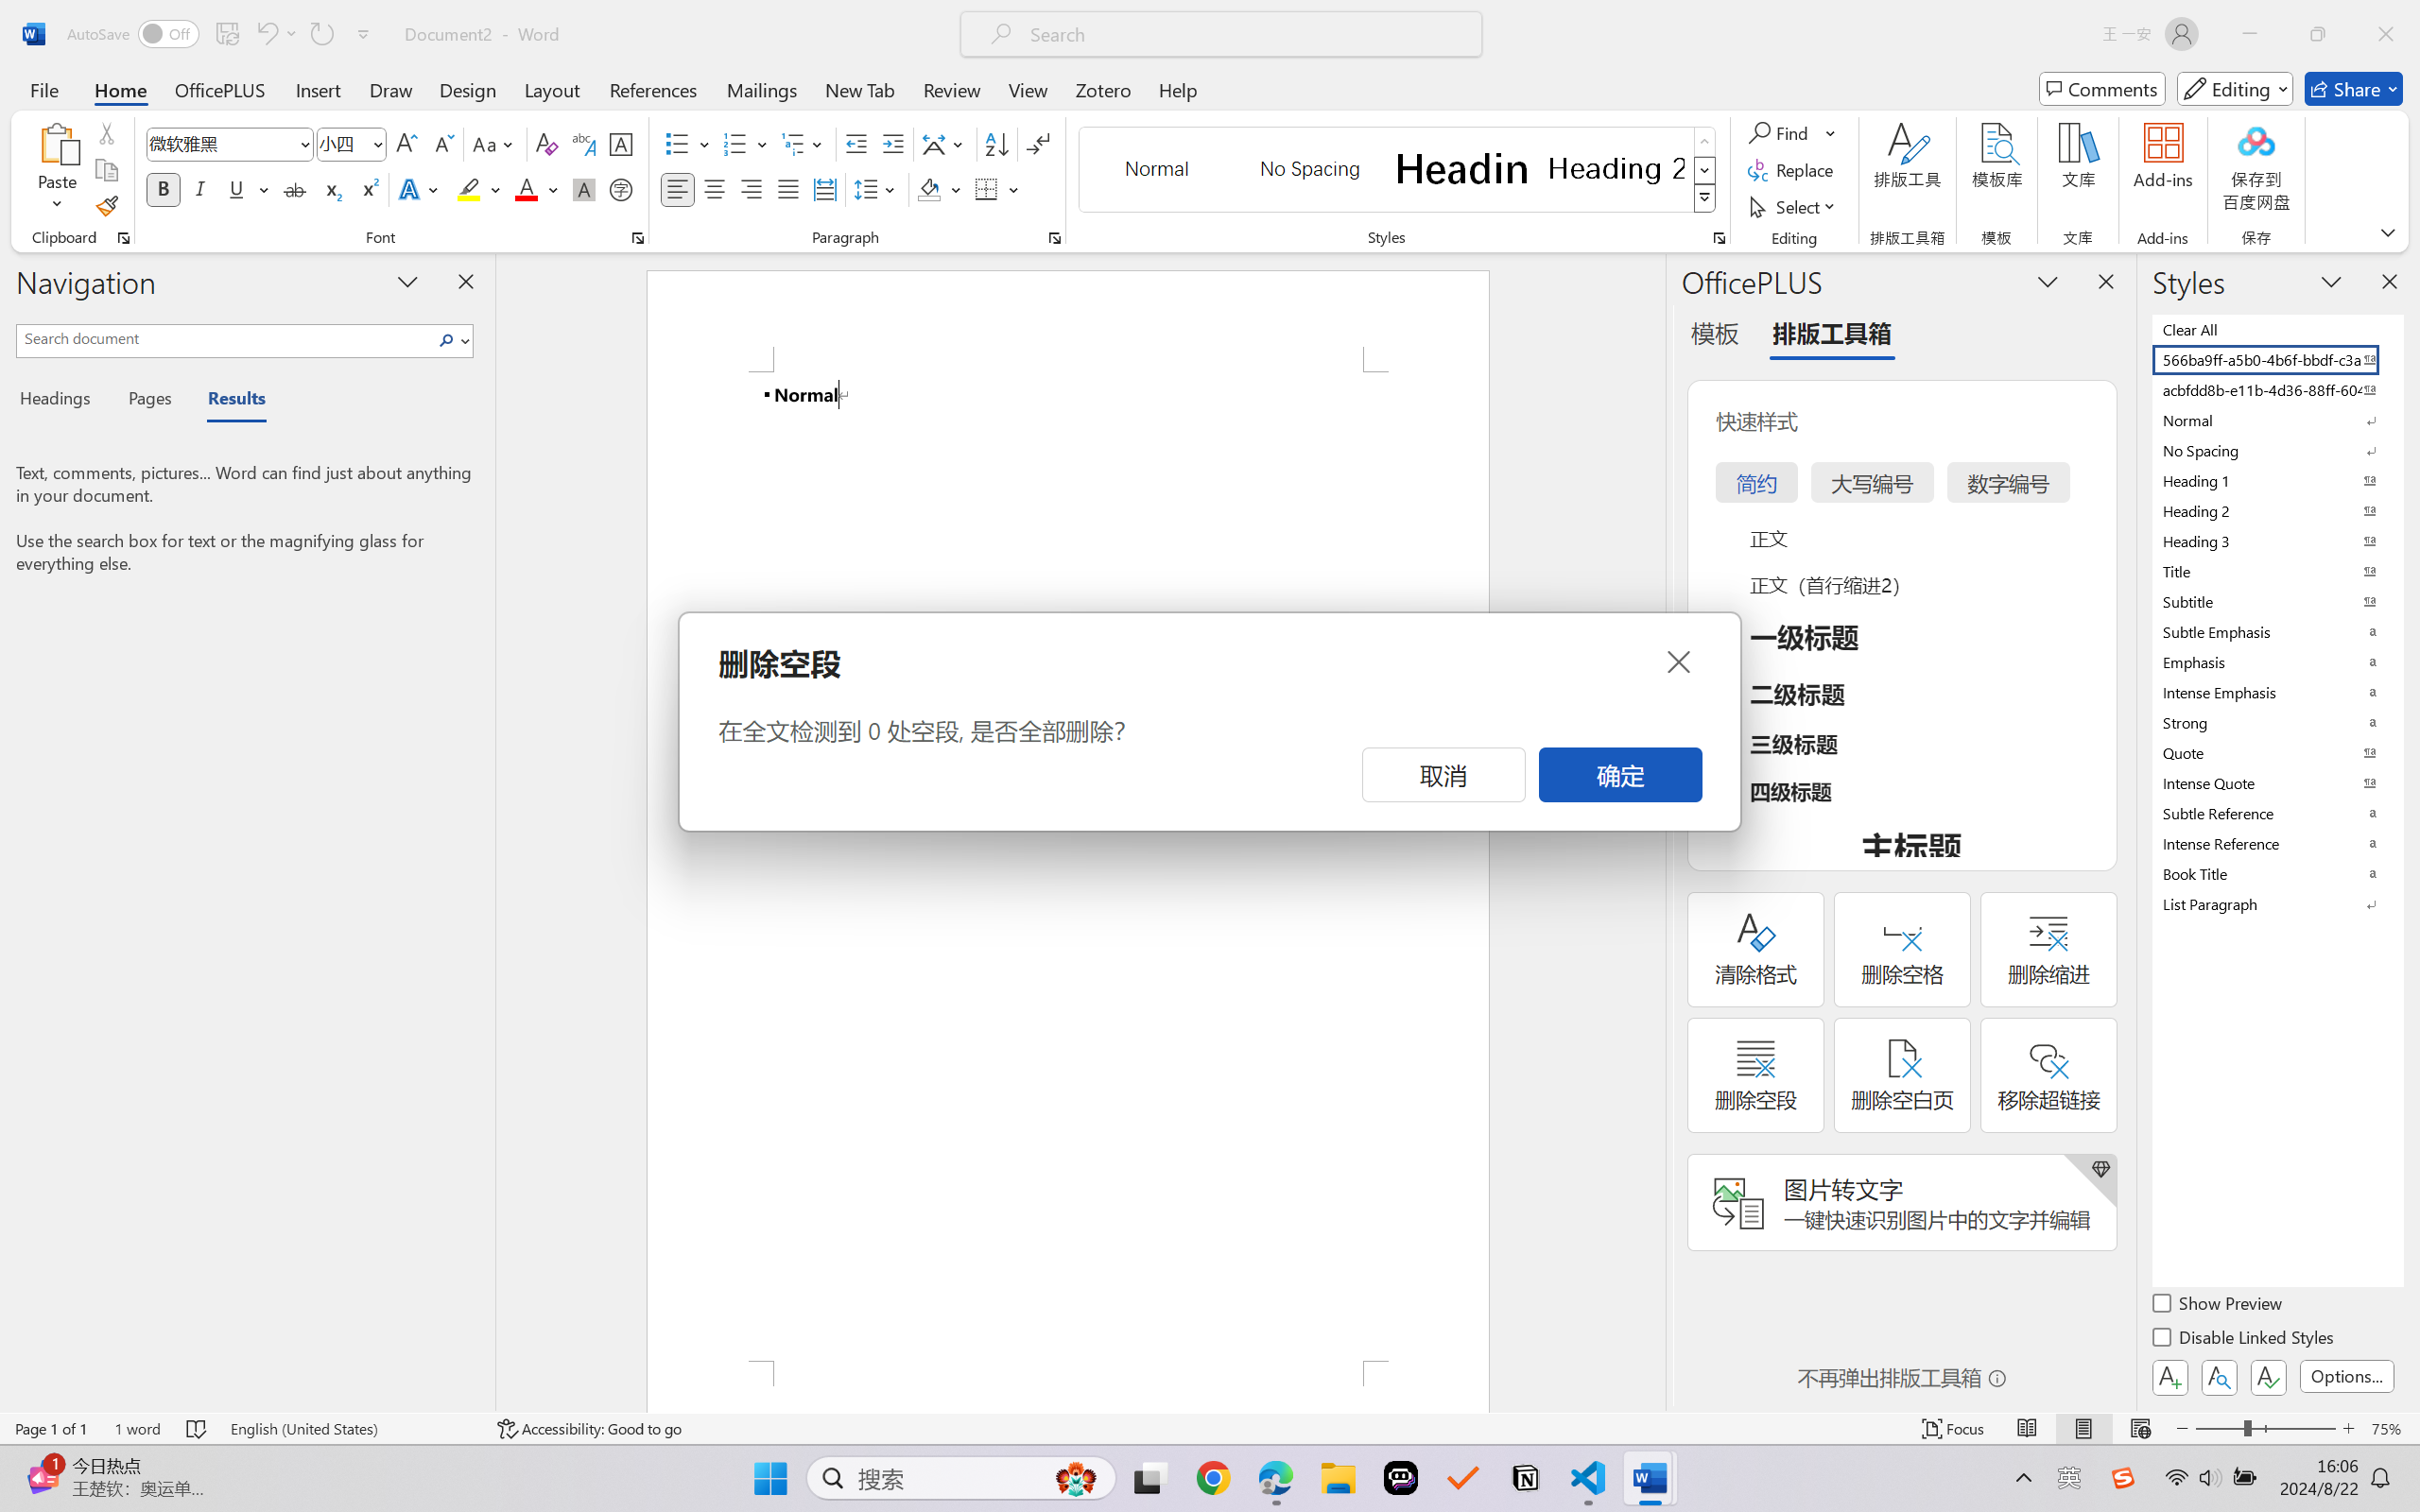 The image size is (2420, 1512). I want to click on 'File Tab', so click(43, 88).